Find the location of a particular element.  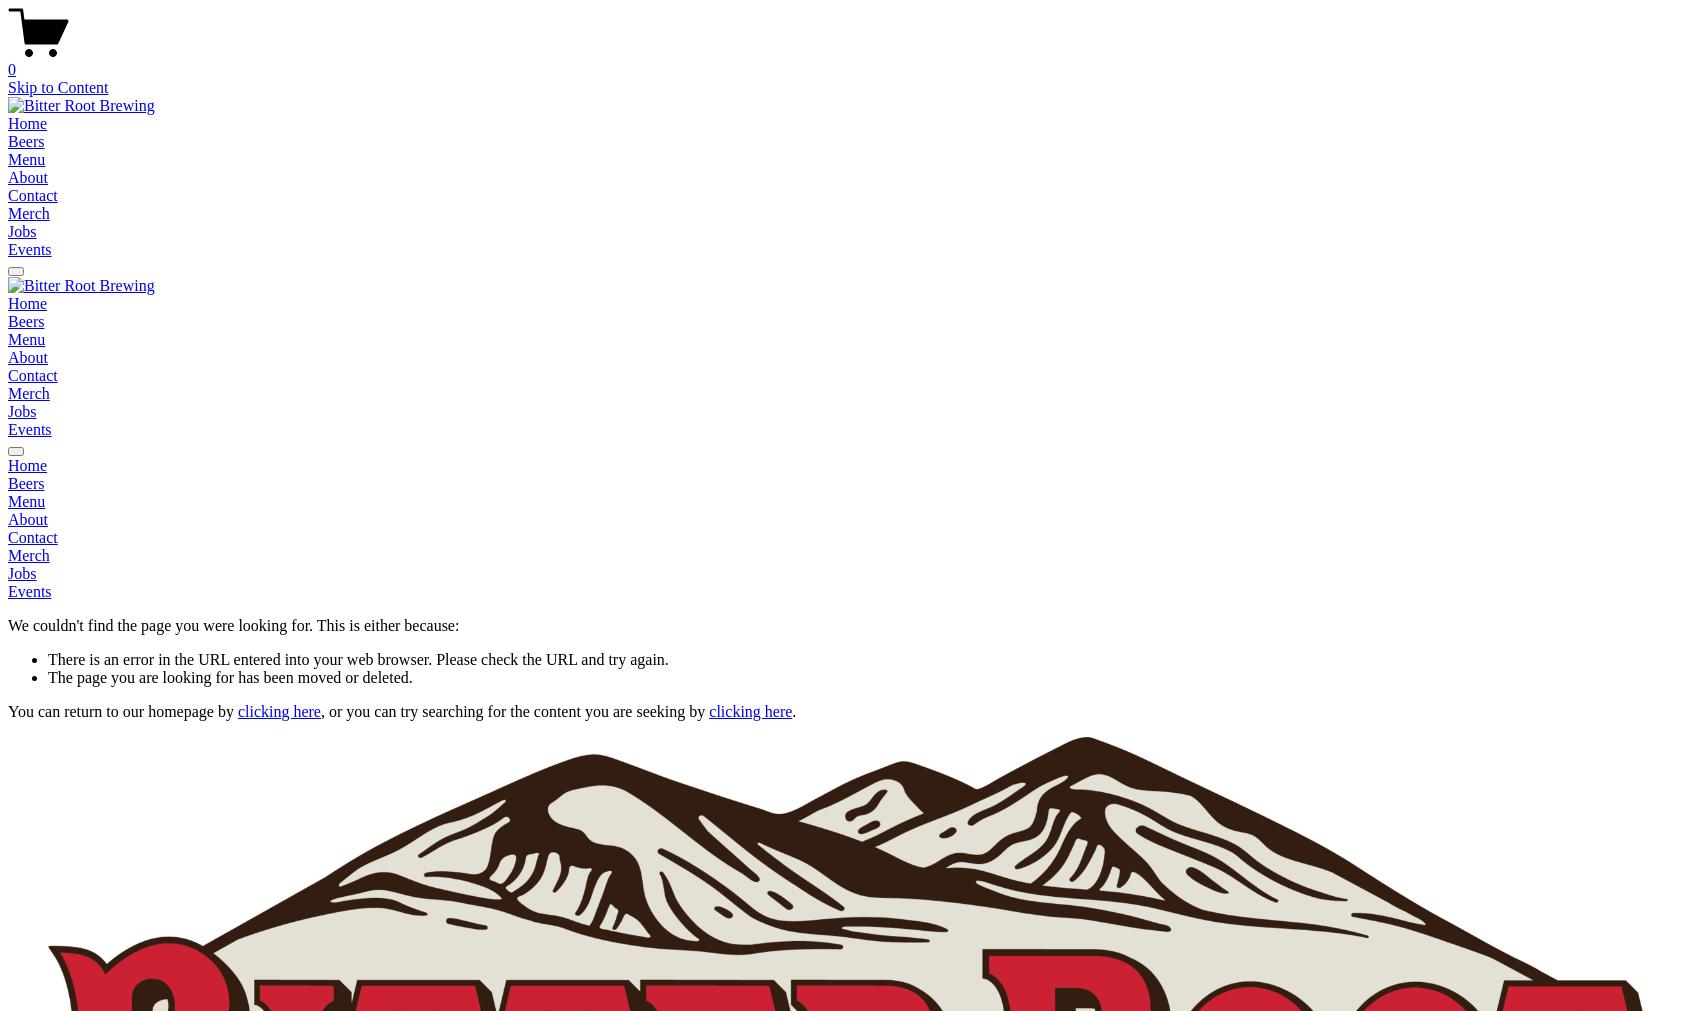

', or you can try searching for the
  content you are seeking by' is located at coordinates (514, 710).